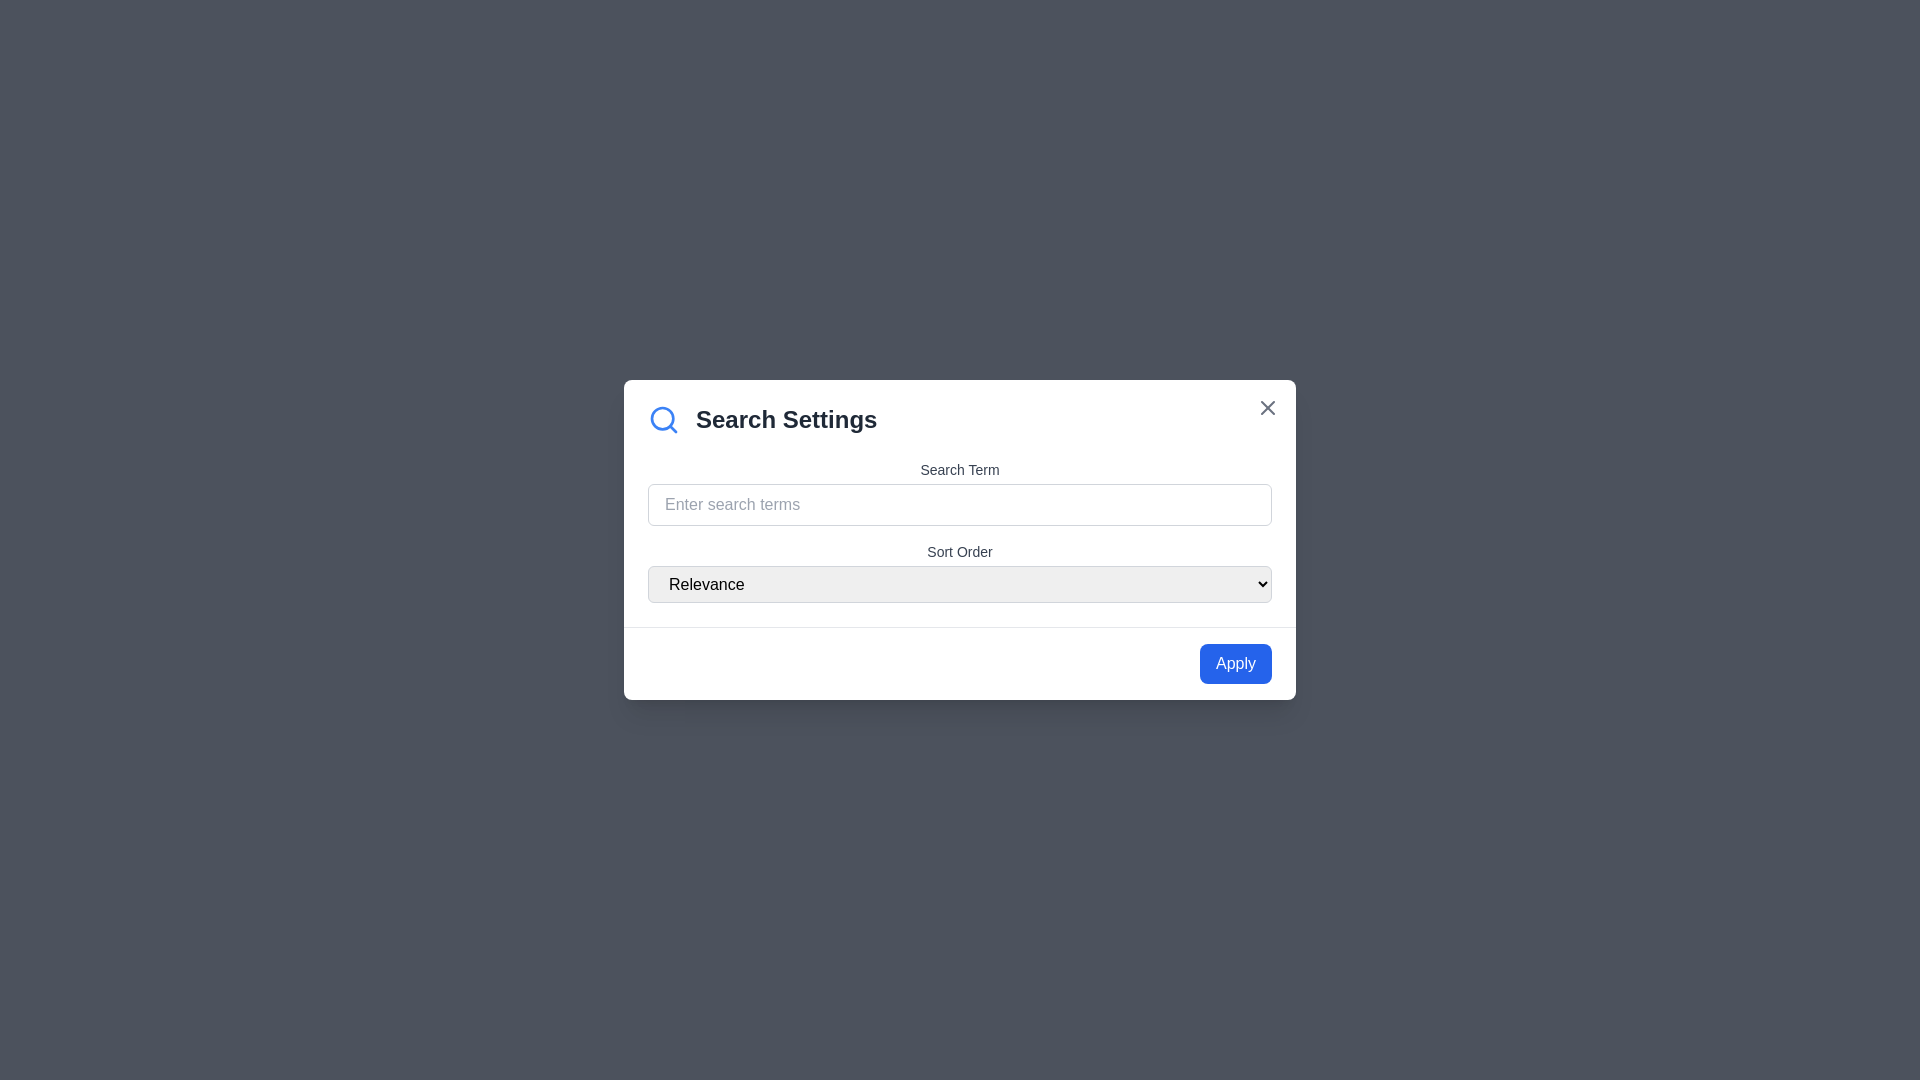  I want to click on the close button located at the top-right corner of the modal dialog, so click(1266, 407).